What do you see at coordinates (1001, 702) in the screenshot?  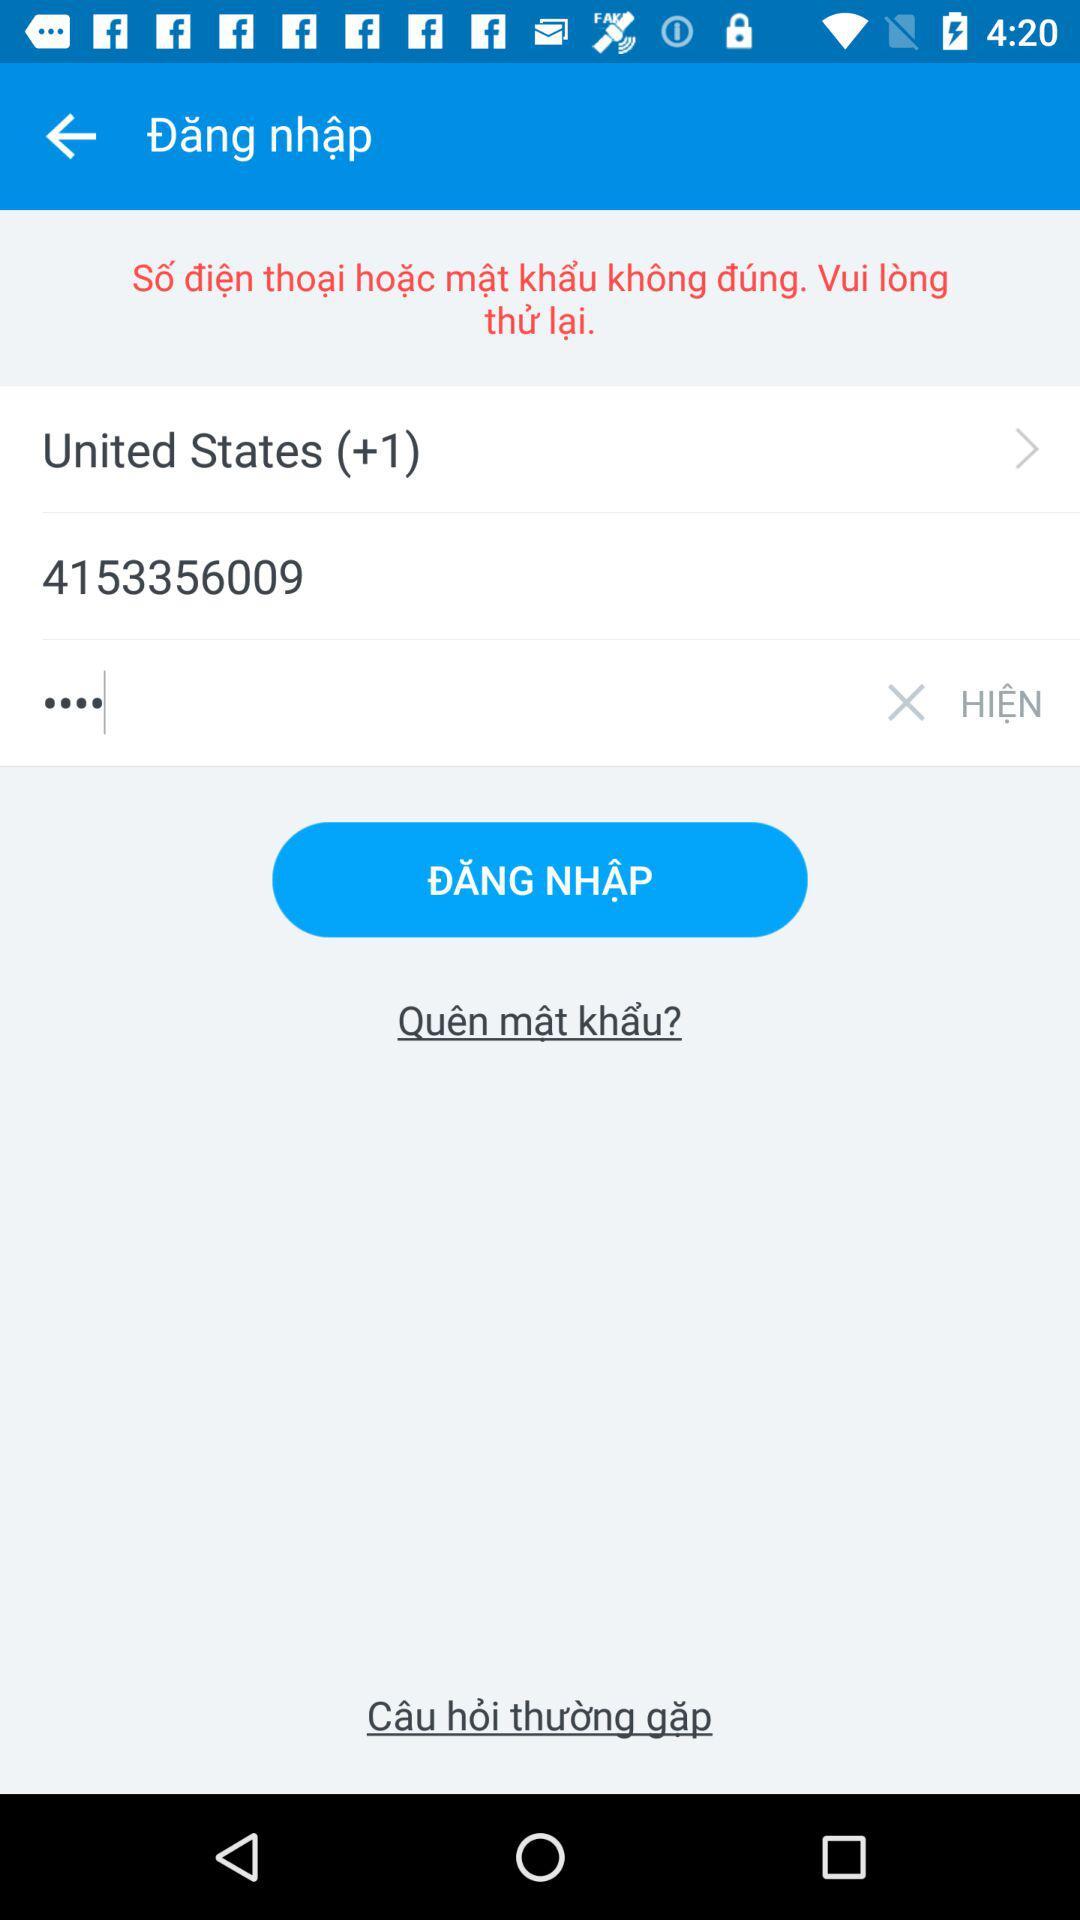 I see `icon below the 4153356009 item` at bounding box center [1001, 702].